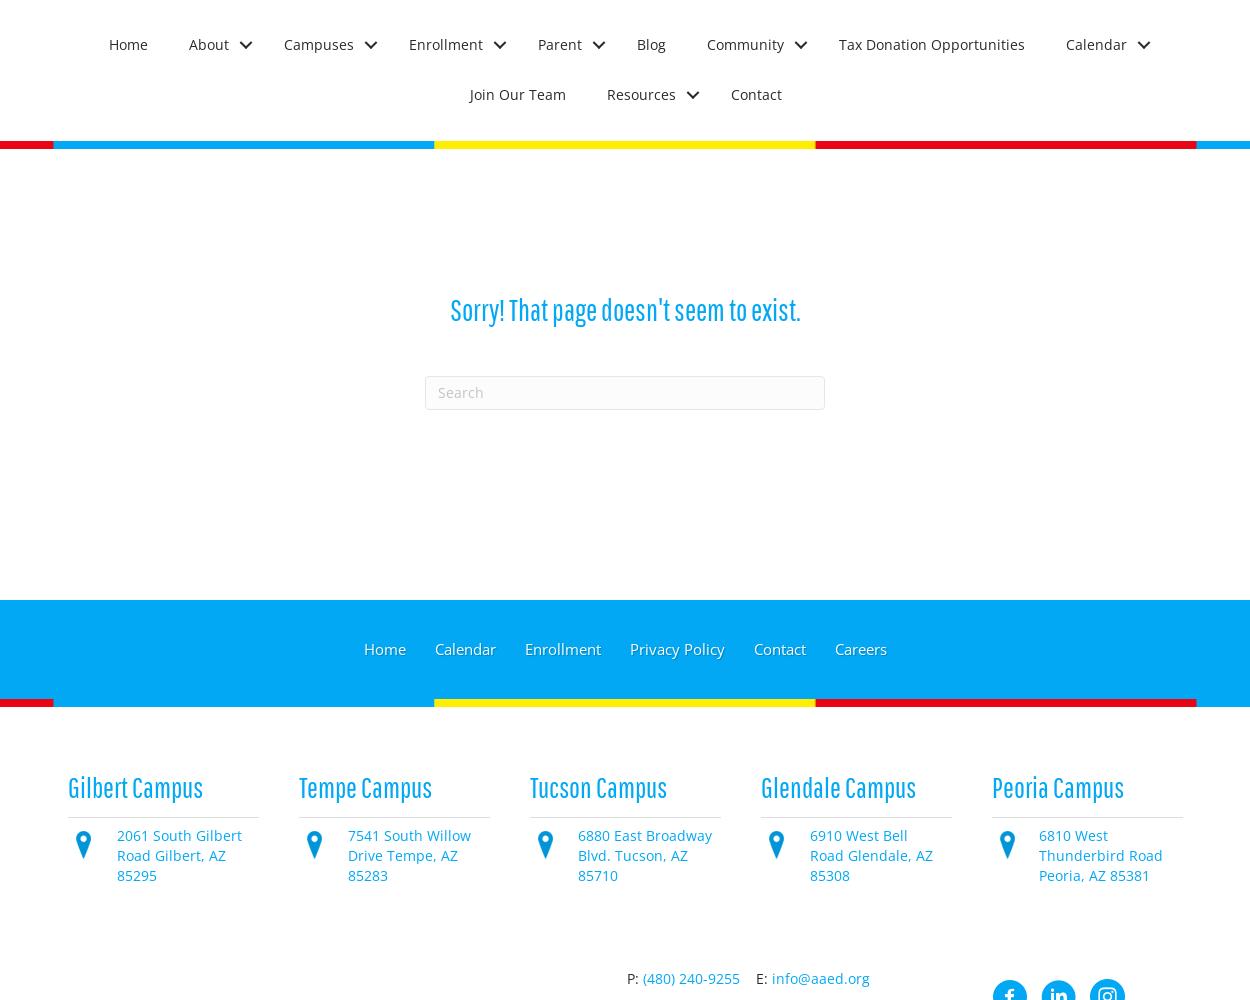 The image size is (1250, 1000). Describe the element at coordinates (178, 854) in the screenshot. I see `'2061 South Gilbert Road Gilbert, AZ 85295'` at that location.